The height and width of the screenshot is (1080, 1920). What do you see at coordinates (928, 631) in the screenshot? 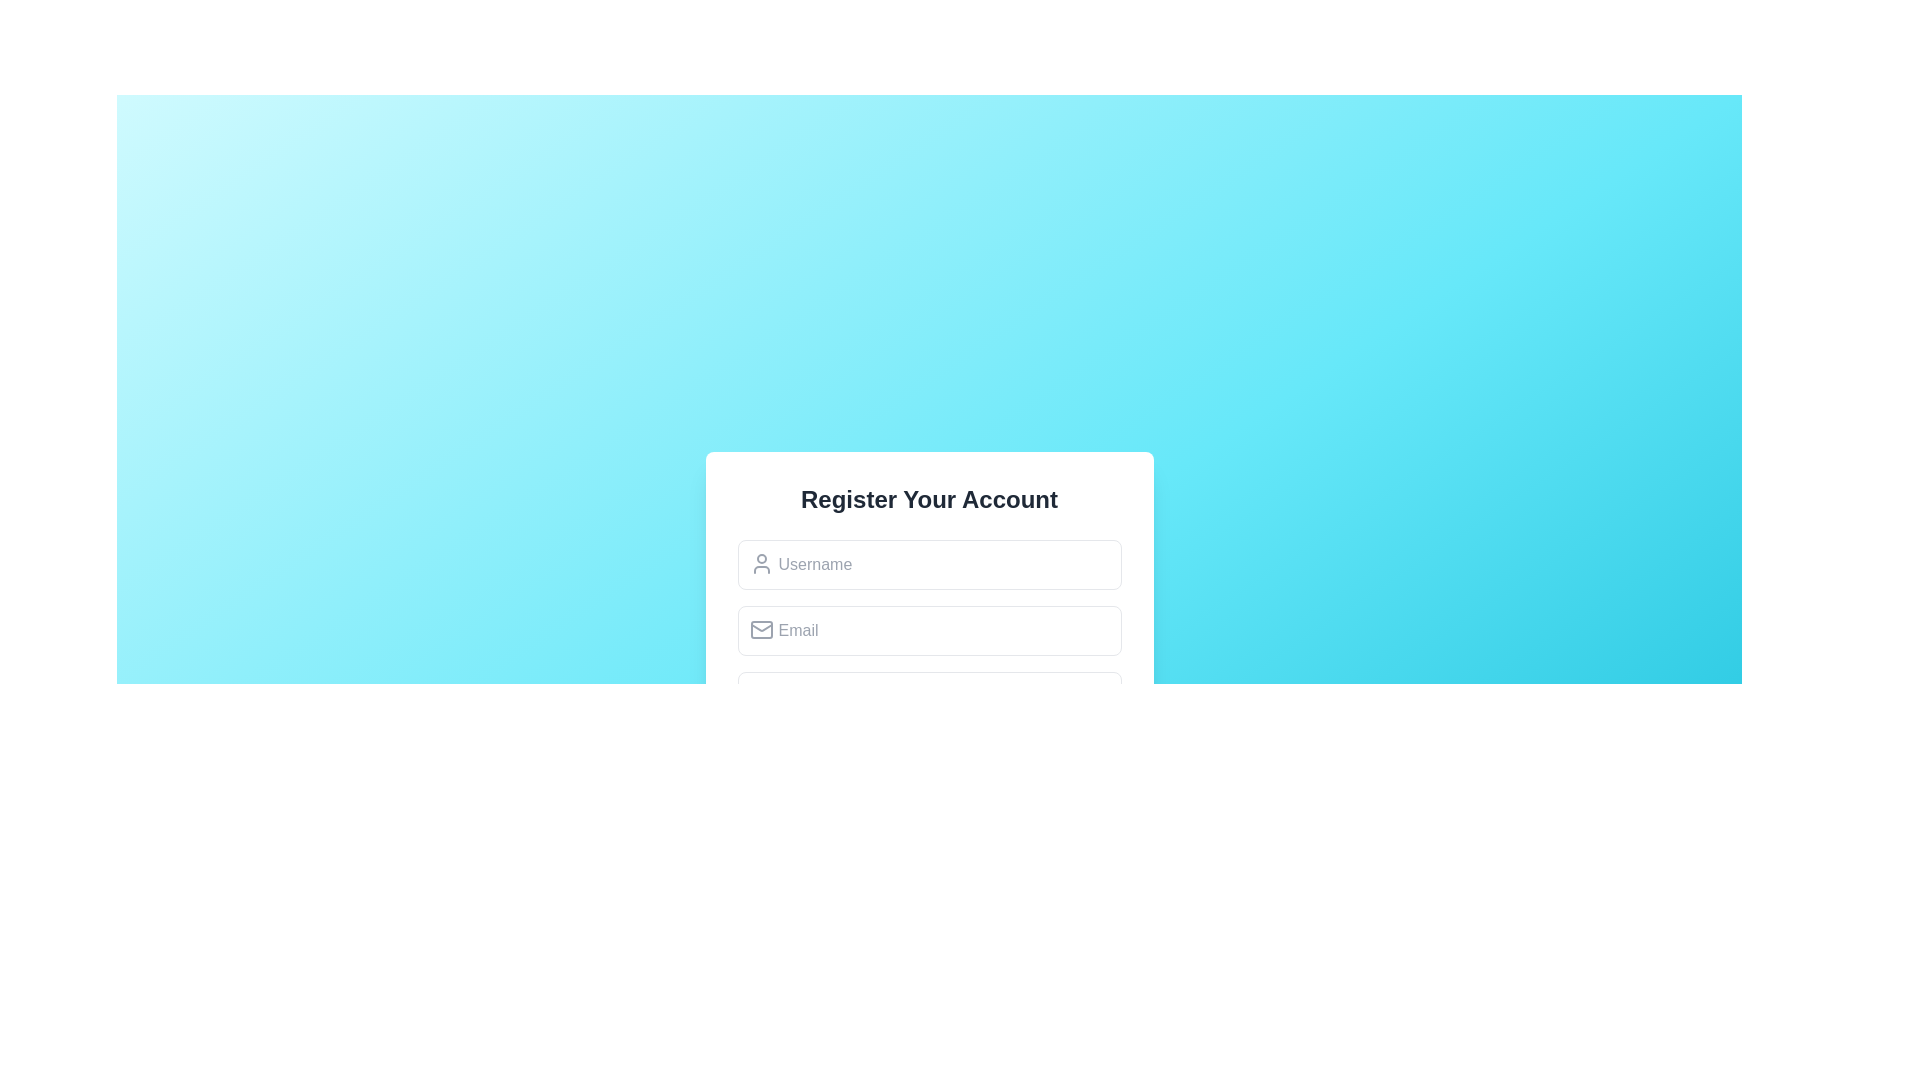
I see `inside the email input field to focus and start typing, which is the second field in the registration form titled 'Register Your Account'` at bounding box center [928, 631].